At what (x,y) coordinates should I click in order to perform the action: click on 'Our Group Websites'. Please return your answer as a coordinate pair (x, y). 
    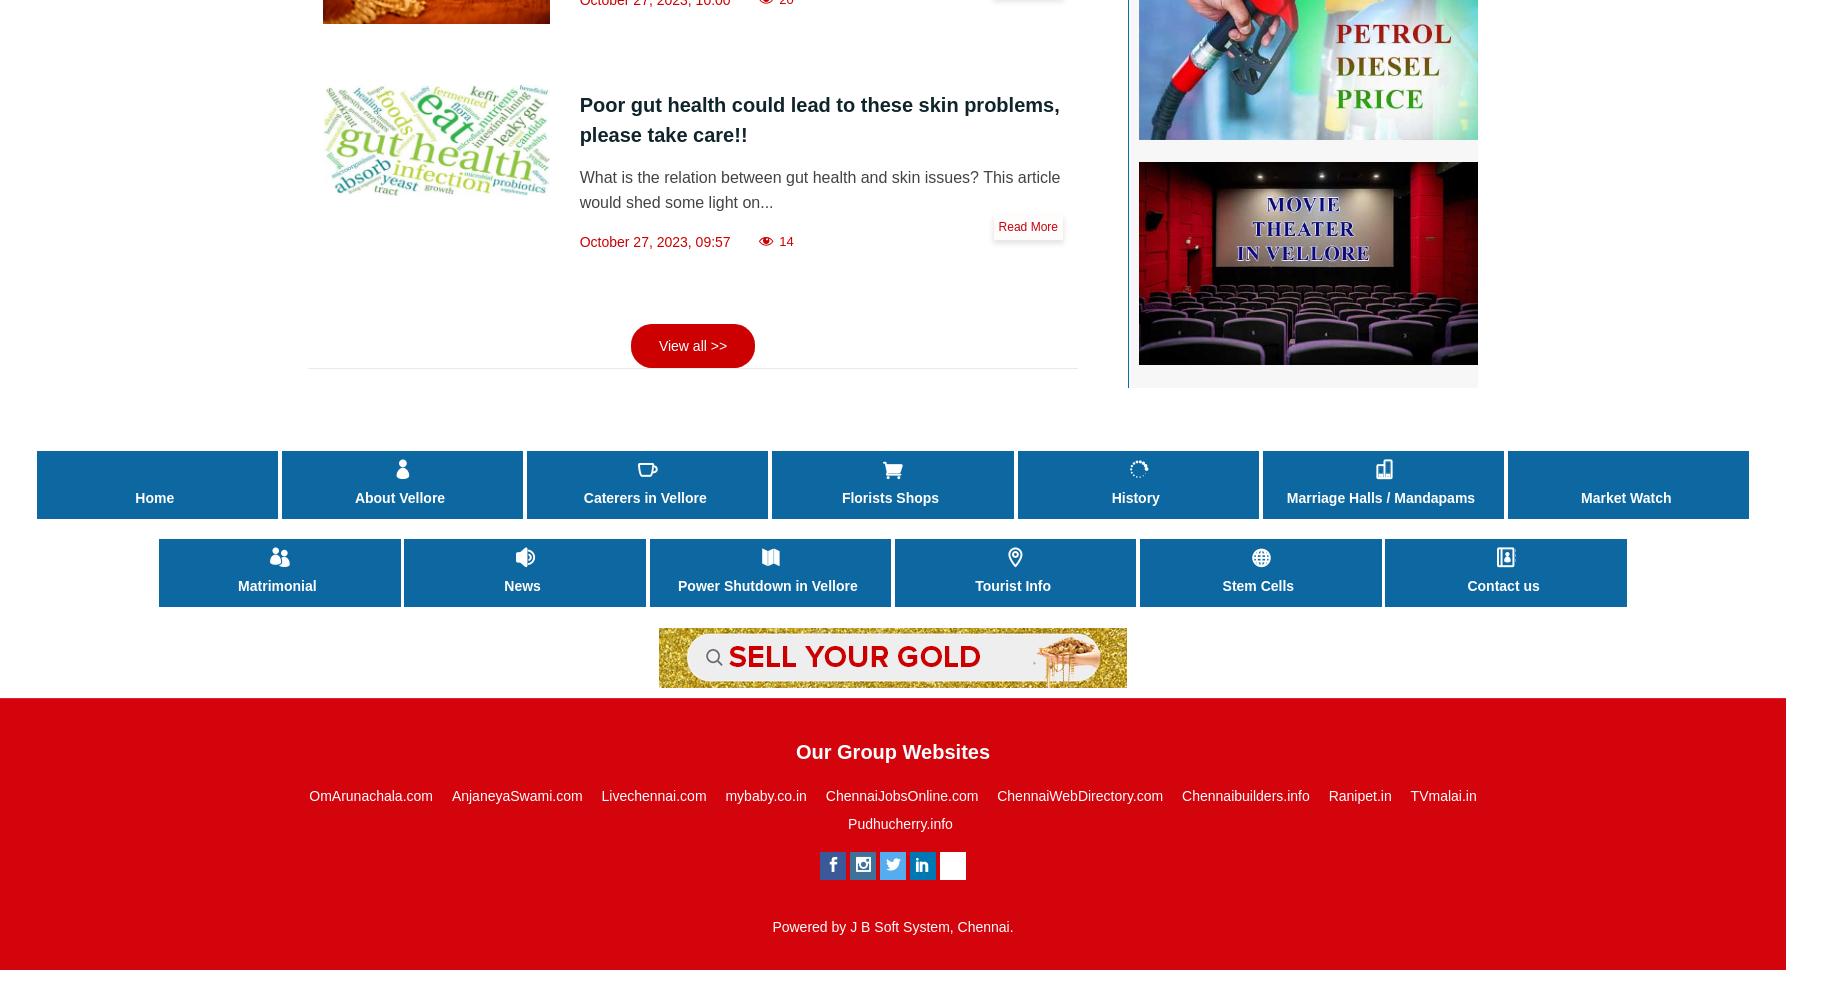
    Looking at the image, I should click on (794, 752).